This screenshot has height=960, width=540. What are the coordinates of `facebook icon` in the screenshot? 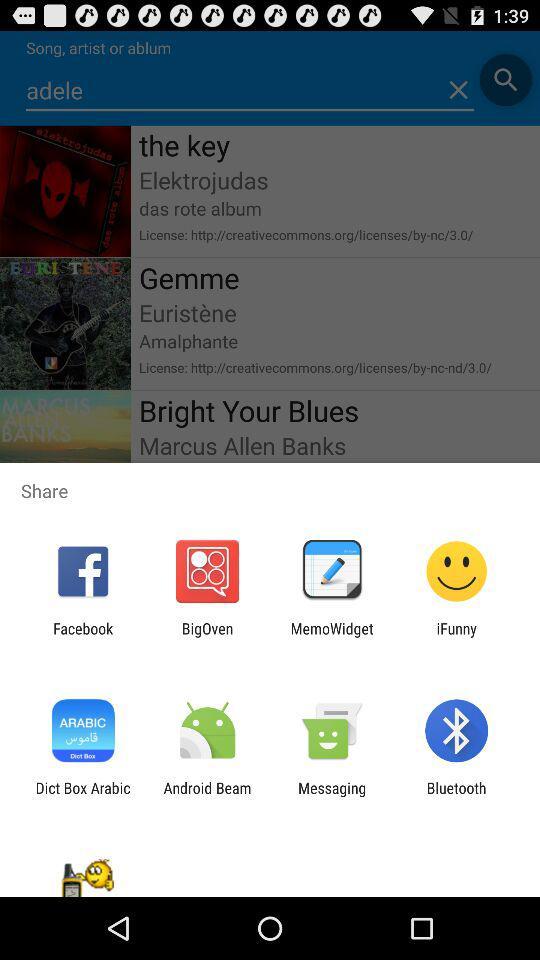 It's located at (82, 636).